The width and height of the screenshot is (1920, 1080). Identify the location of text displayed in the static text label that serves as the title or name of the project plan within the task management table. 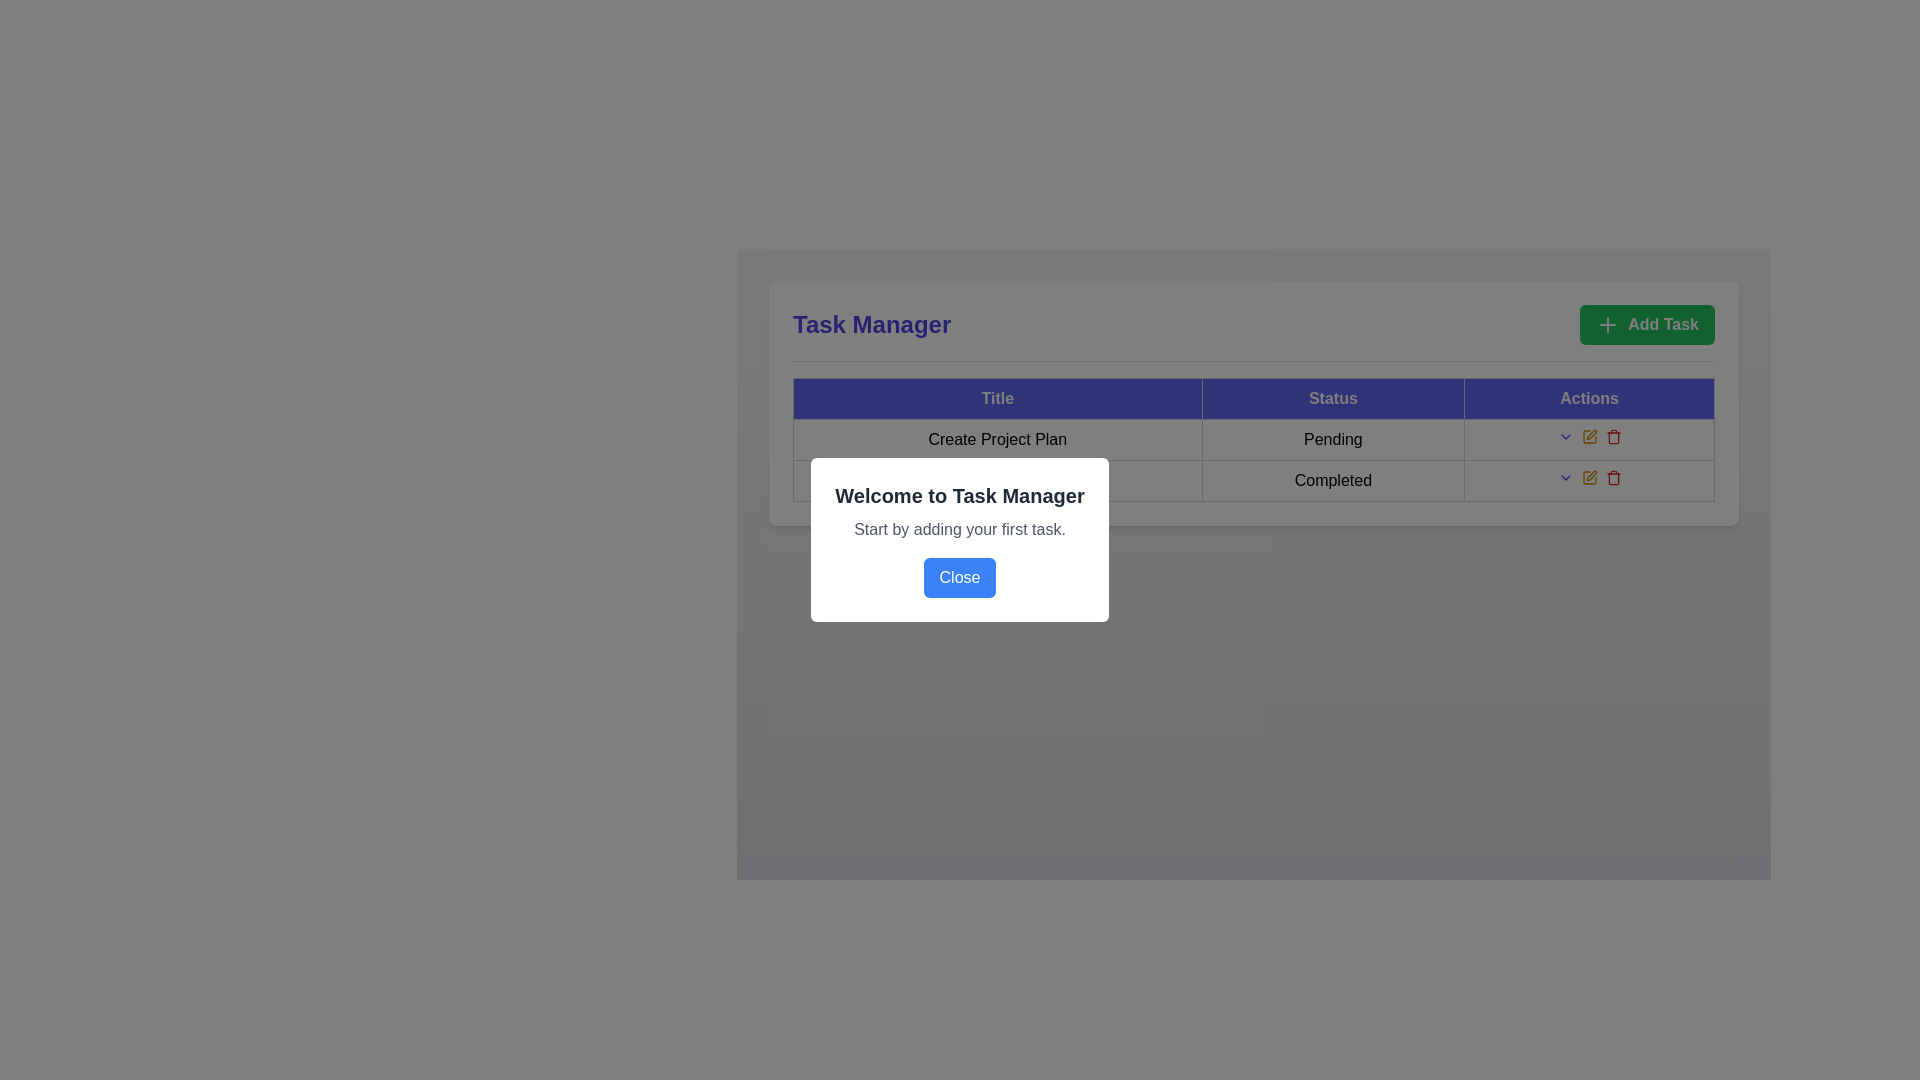
(997, 438).